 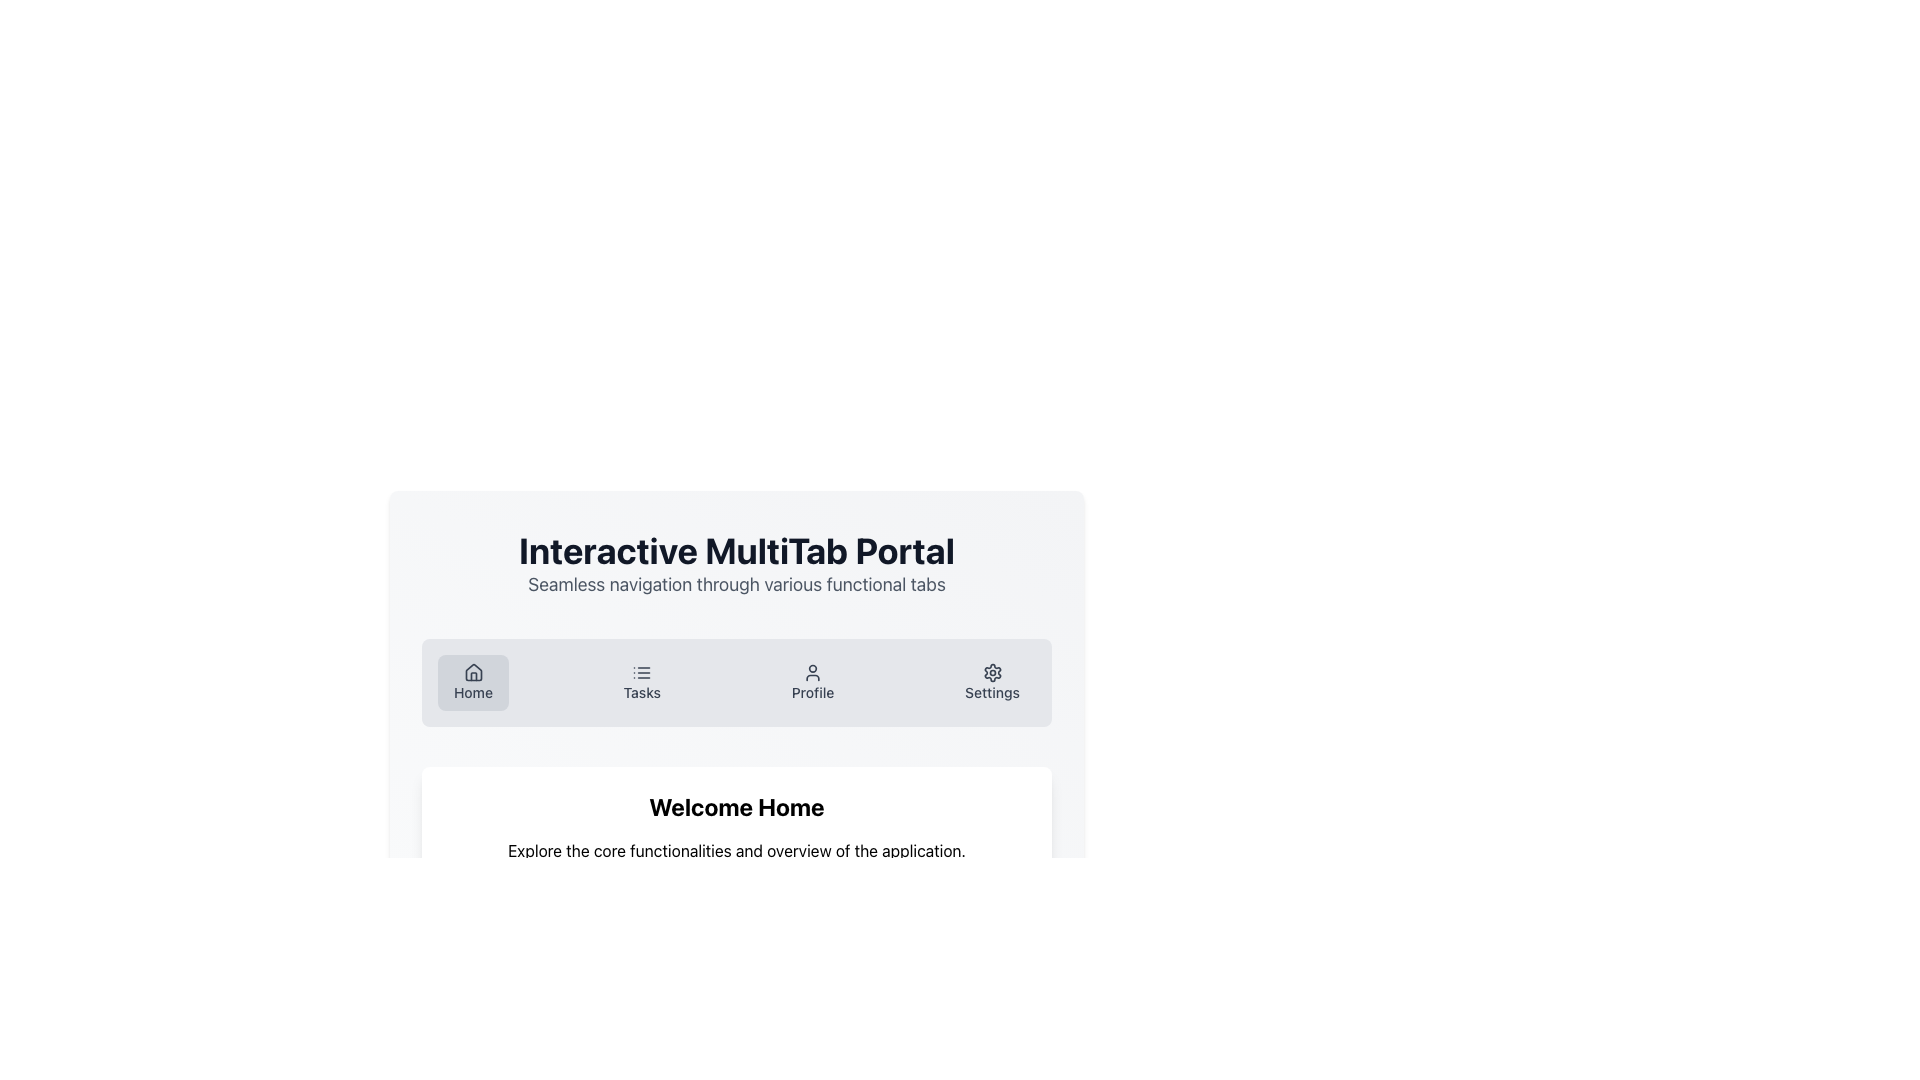 What do you see at coordinates (736, 681) in the screenshot?
I see `the individual items in the Navigation bar located centrally below the title 'Interactive MultiTab Portal' and above the content 'Welcome Home'` at bounding box center [736, 681].